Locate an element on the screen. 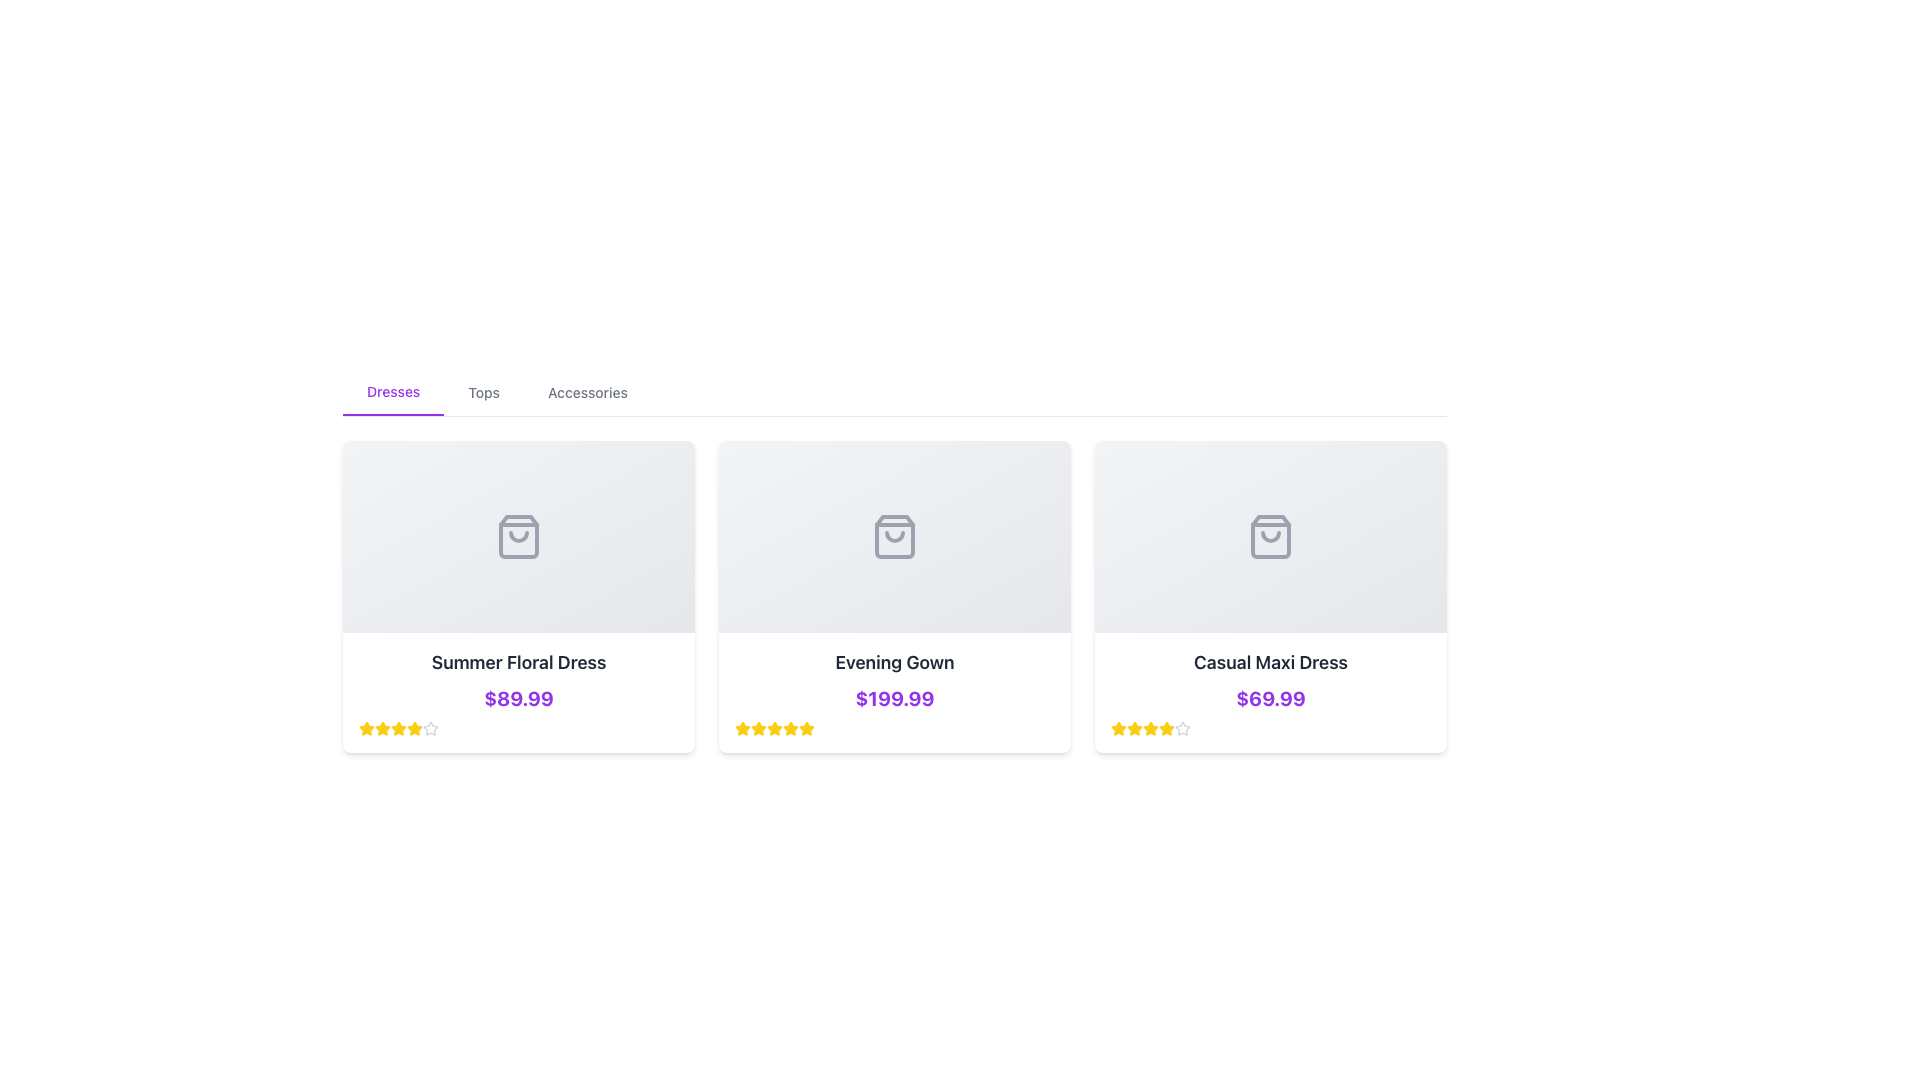  the product card showcasing the evening gown priced at $199.99 is located at coordinates (893, 596).